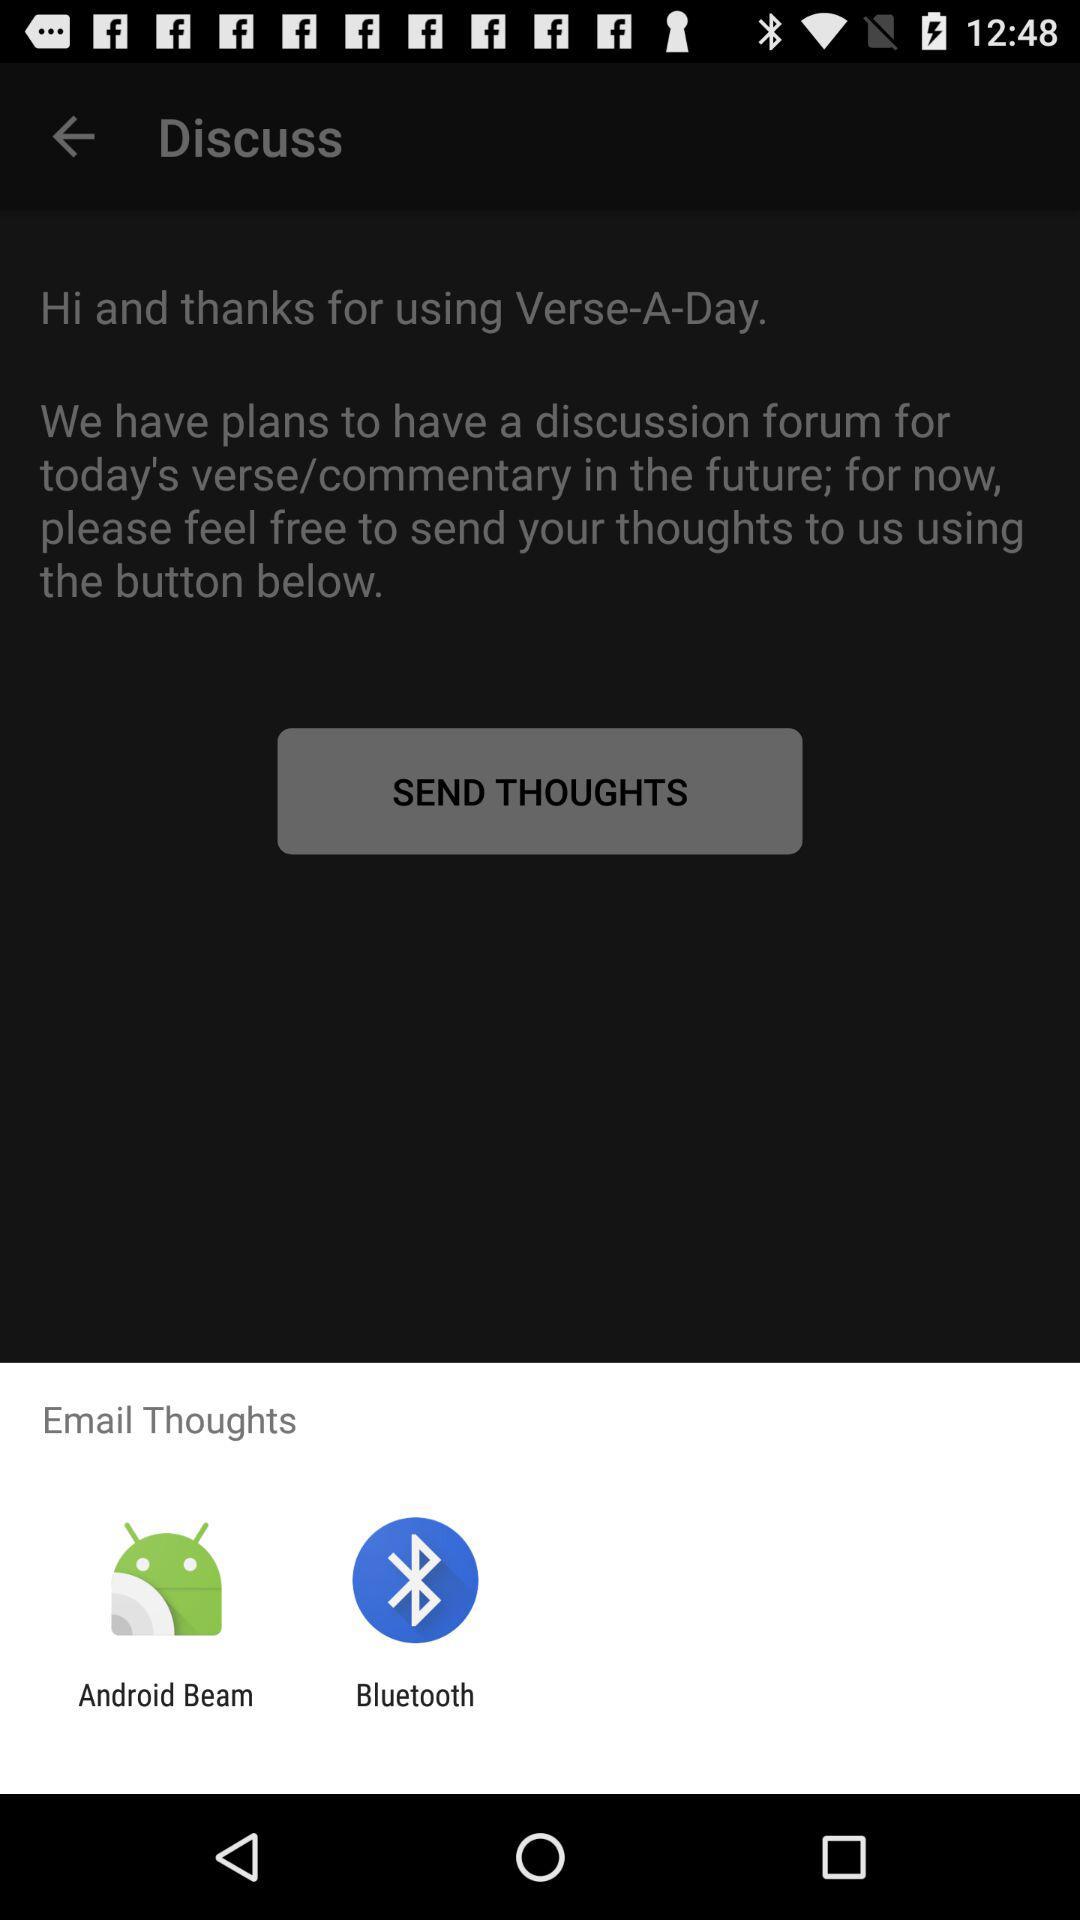  I want to click on the android beam item, so click(165, 1711).